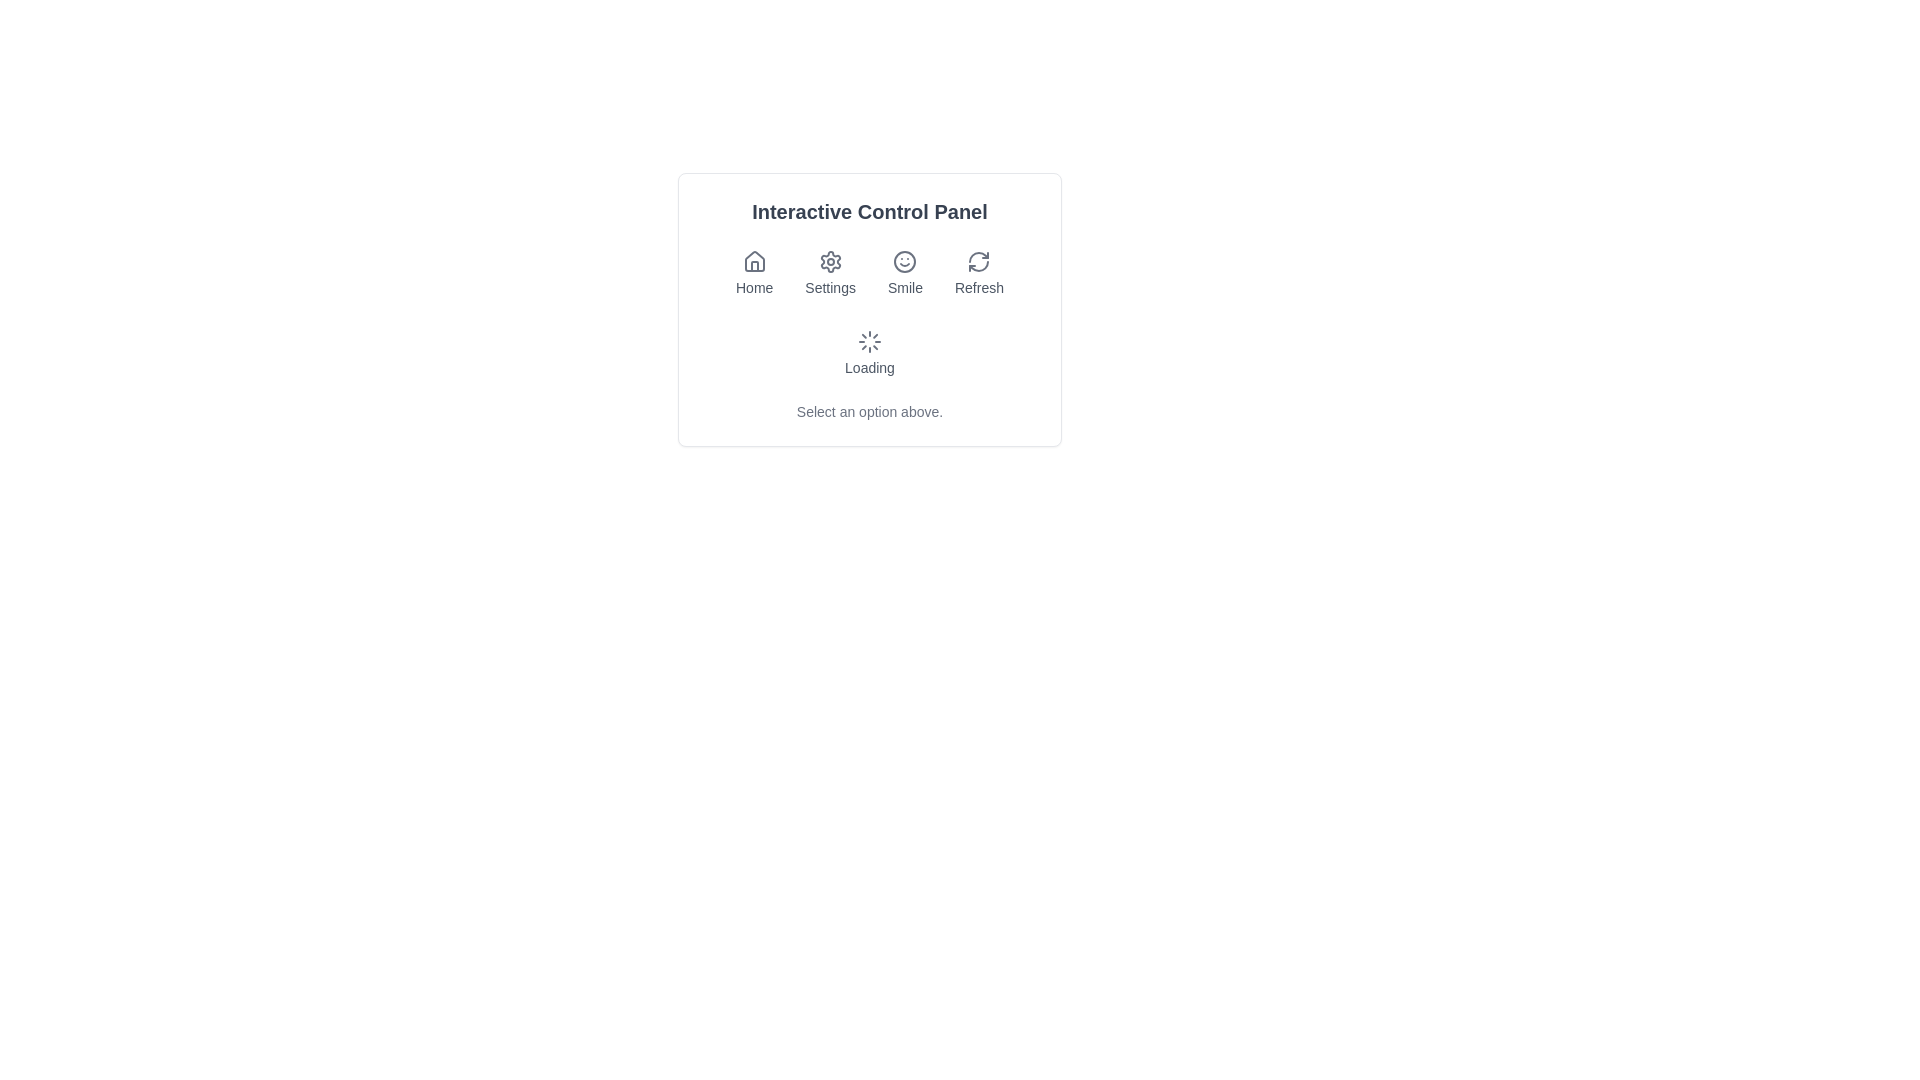 Image resolution: width=1920 pixels, height=1080 pixels. What do you see at coordinates (904, 261) in the screenshot?
I see `the central icon in the dashboard's interactive control panel, which is positioned between the 'Settings' and 'Refresh' icons` at bounding box center [904, 261].